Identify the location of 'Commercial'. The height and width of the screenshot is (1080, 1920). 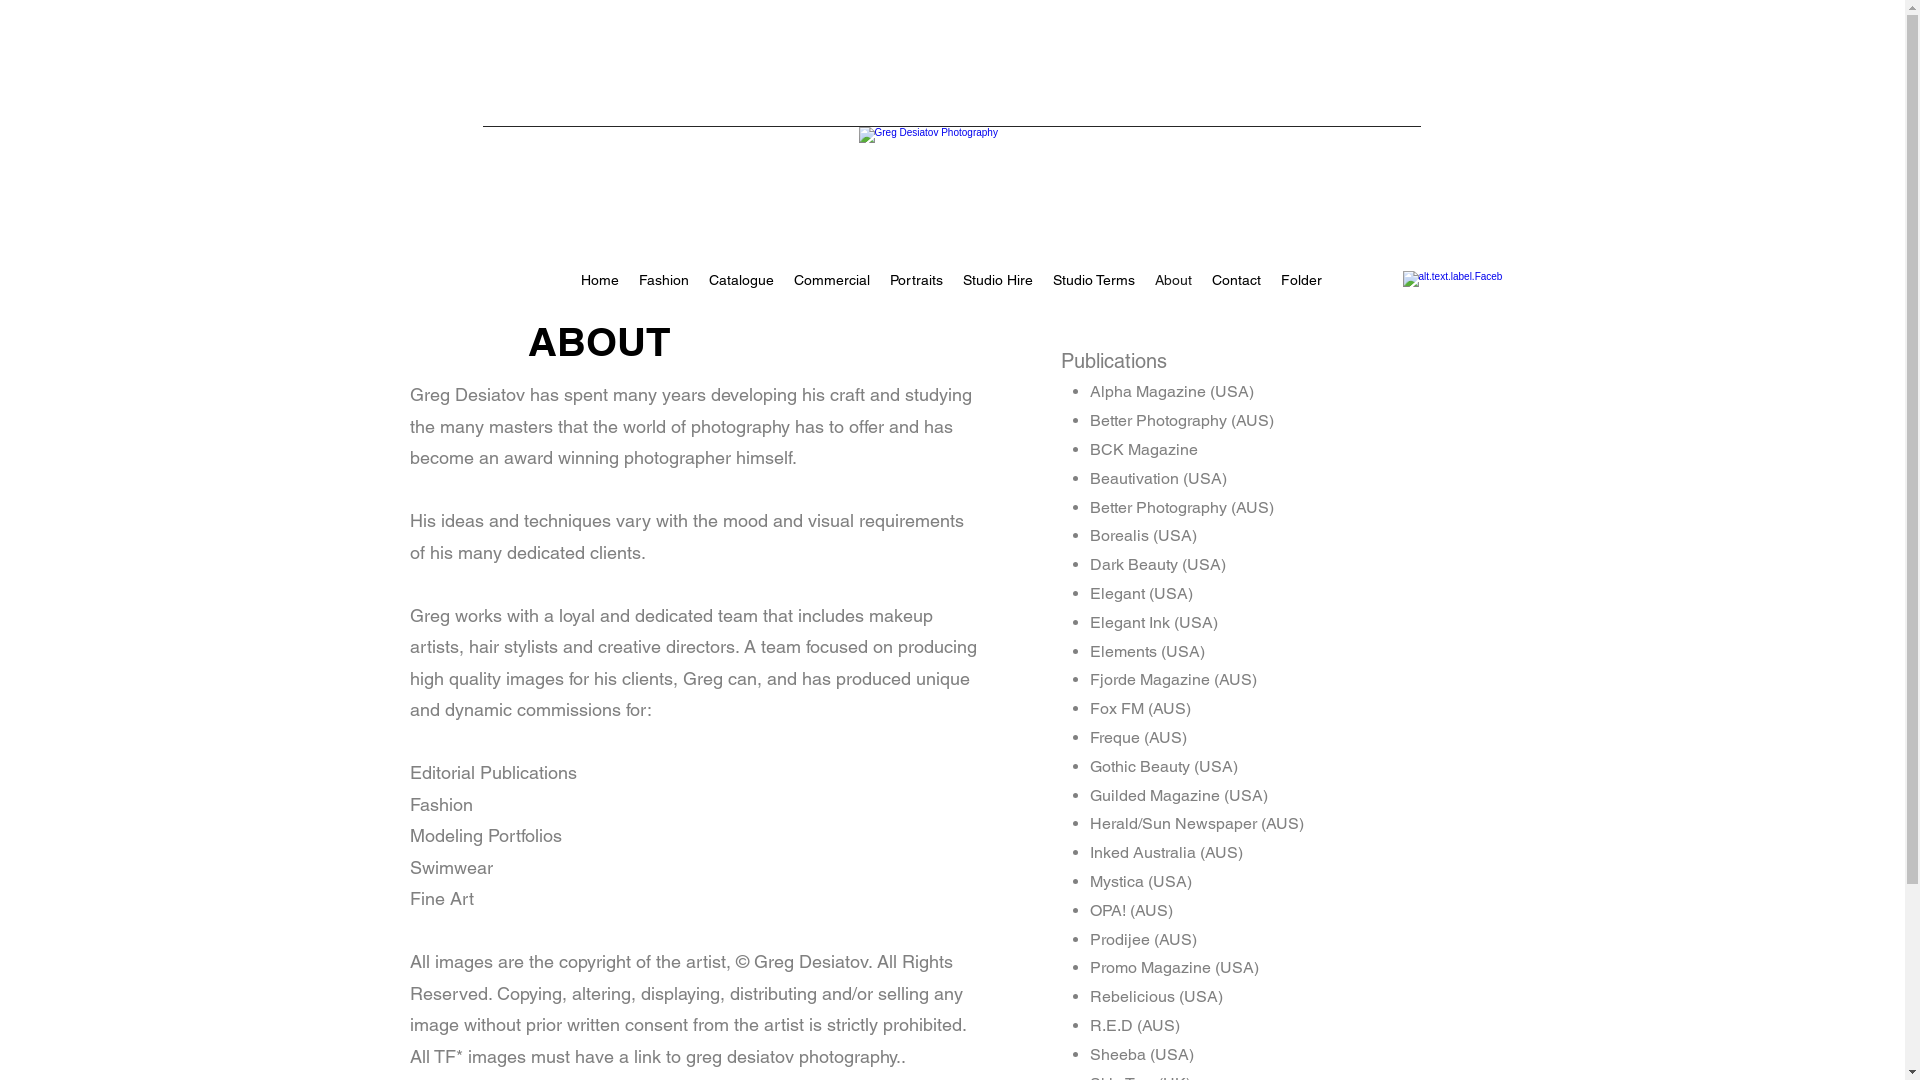
(831, 280).